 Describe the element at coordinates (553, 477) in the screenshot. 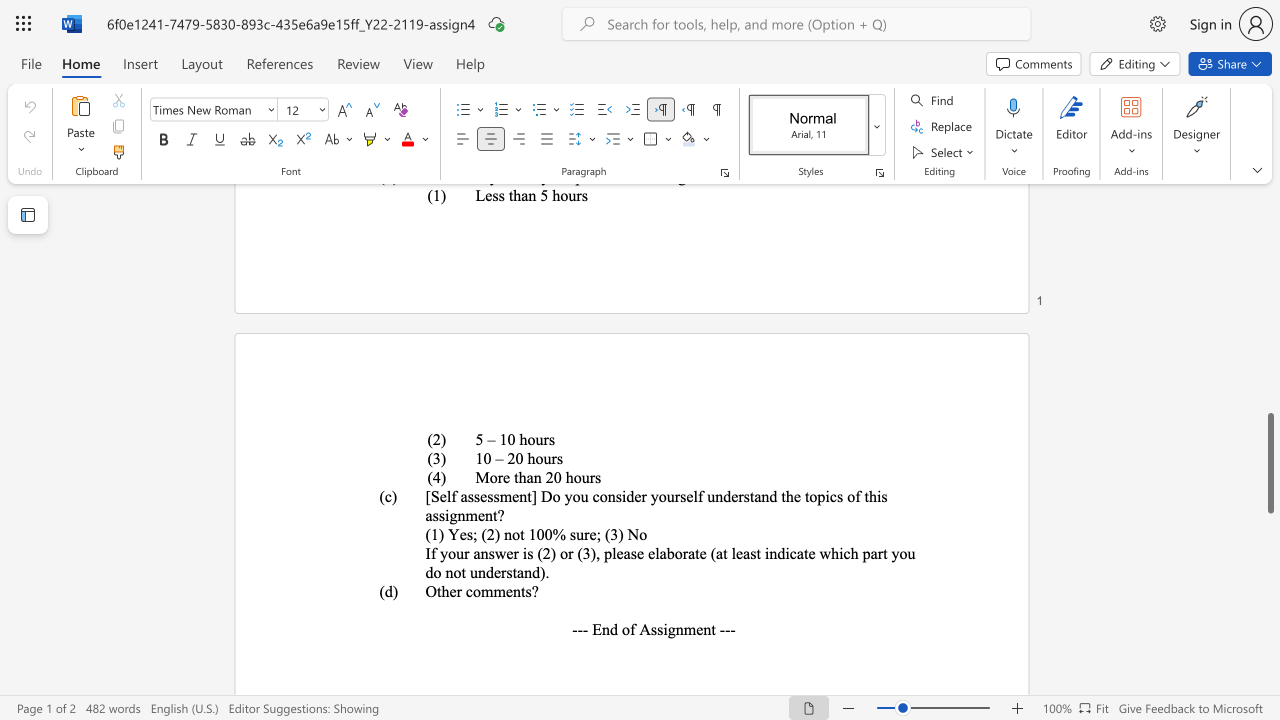

I see `the subset text "0 hour" within the text "More than 20 hours"` at that location.